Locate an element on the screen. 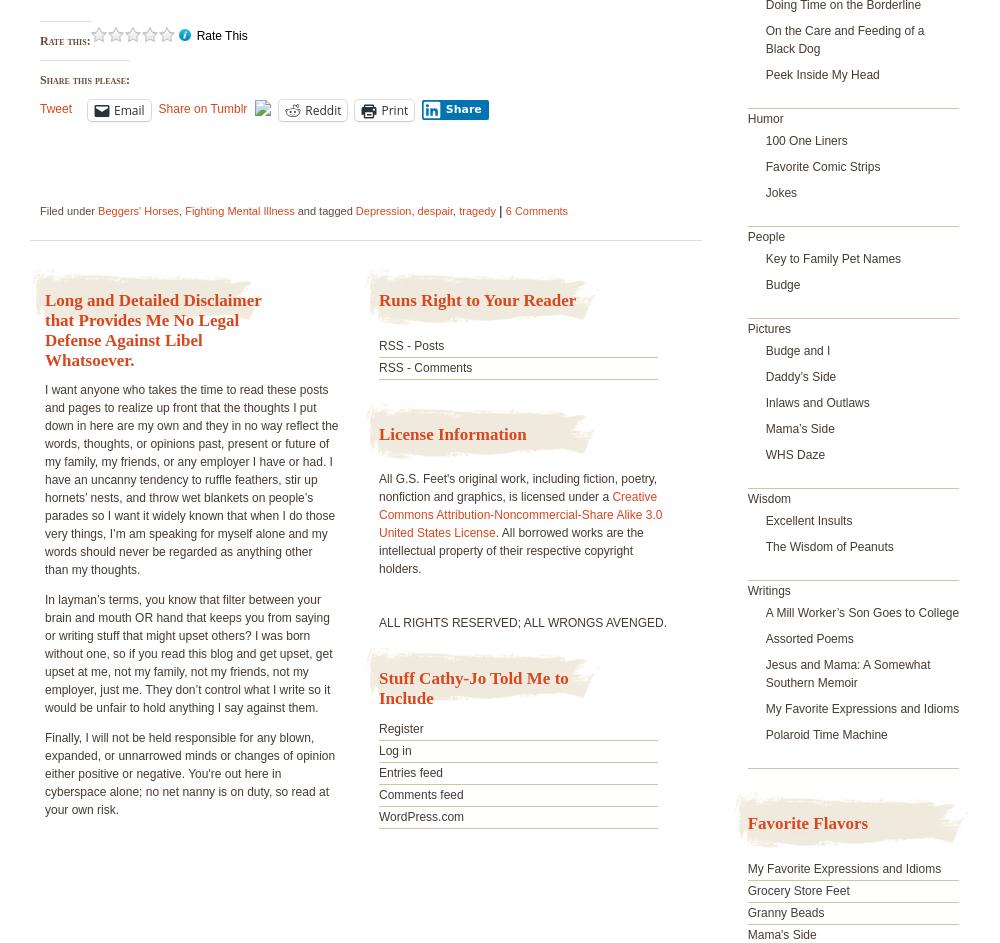  'Key to Family Pet Names' is located at coordinates (765, 259).